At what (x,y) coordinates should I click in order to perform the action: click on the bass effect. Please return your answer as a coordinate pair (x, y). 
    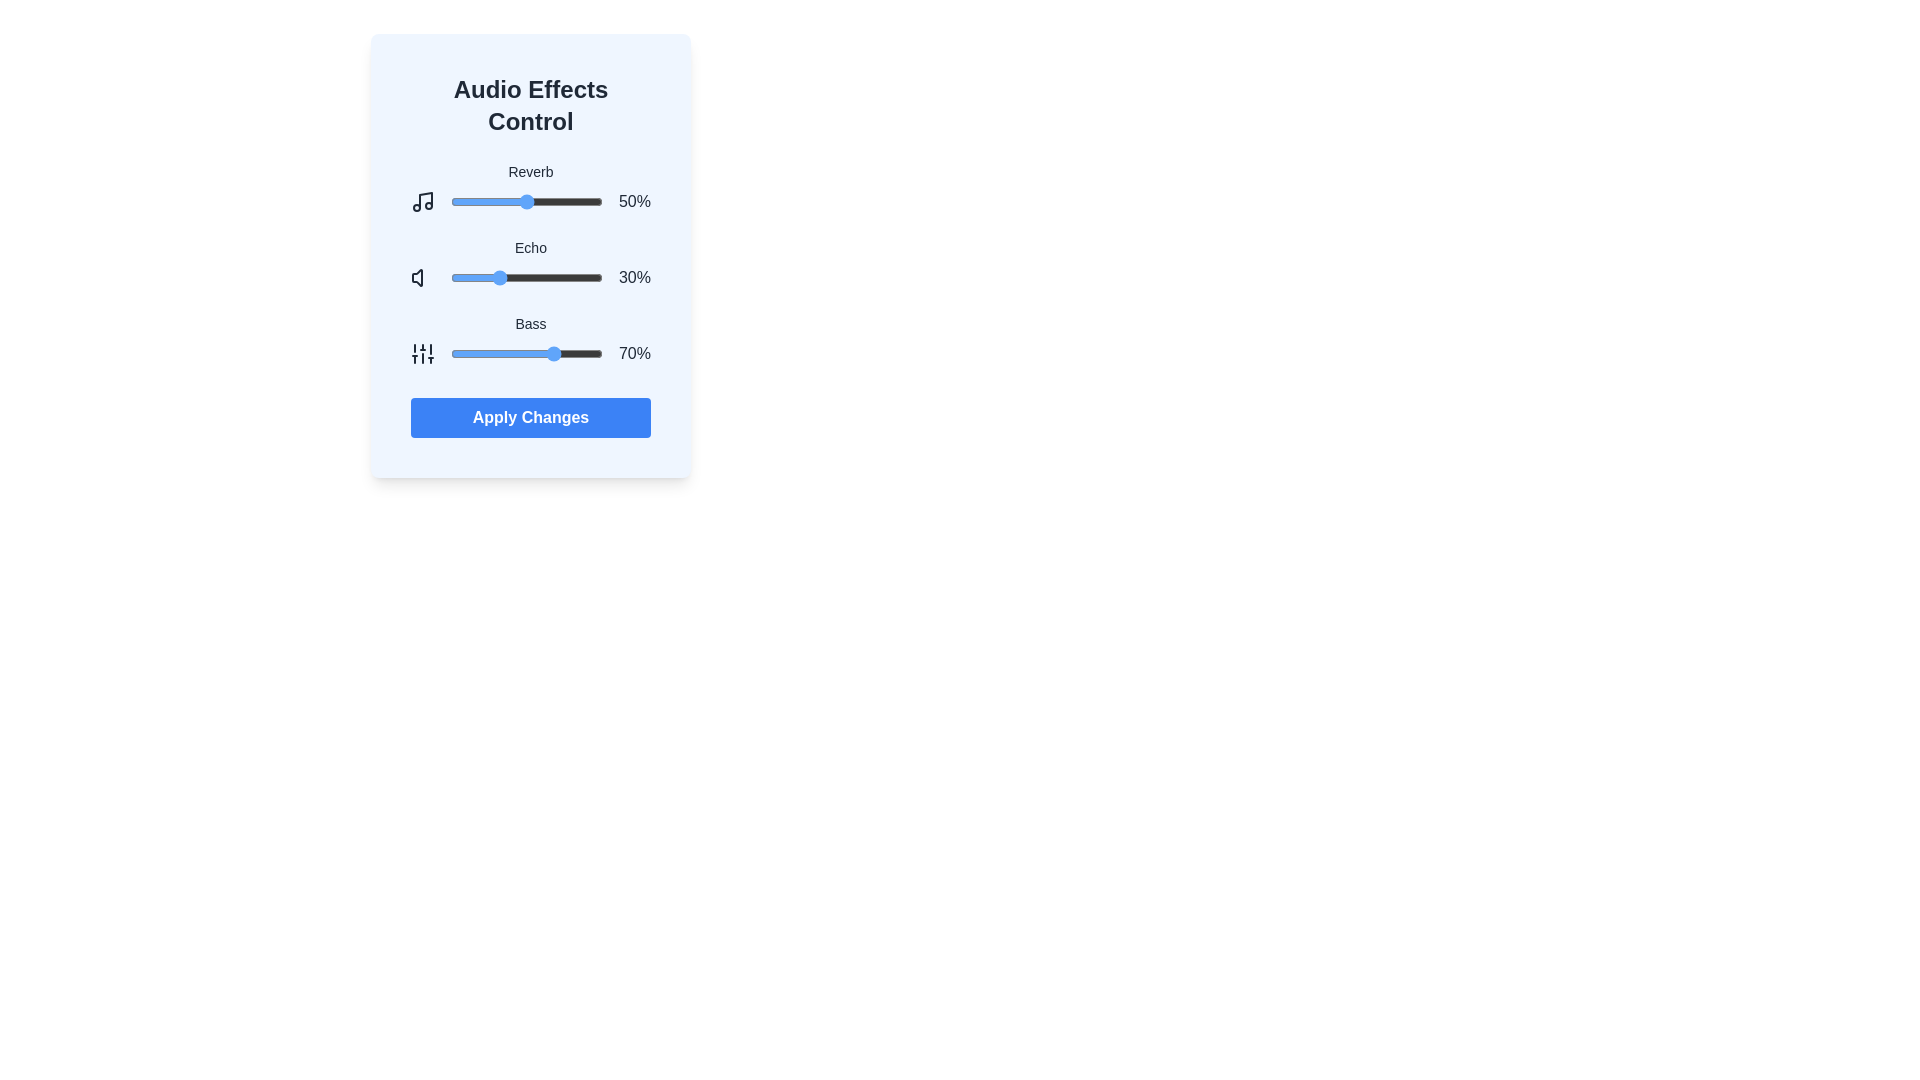
    Looking at the image, I should click on (456, 353).